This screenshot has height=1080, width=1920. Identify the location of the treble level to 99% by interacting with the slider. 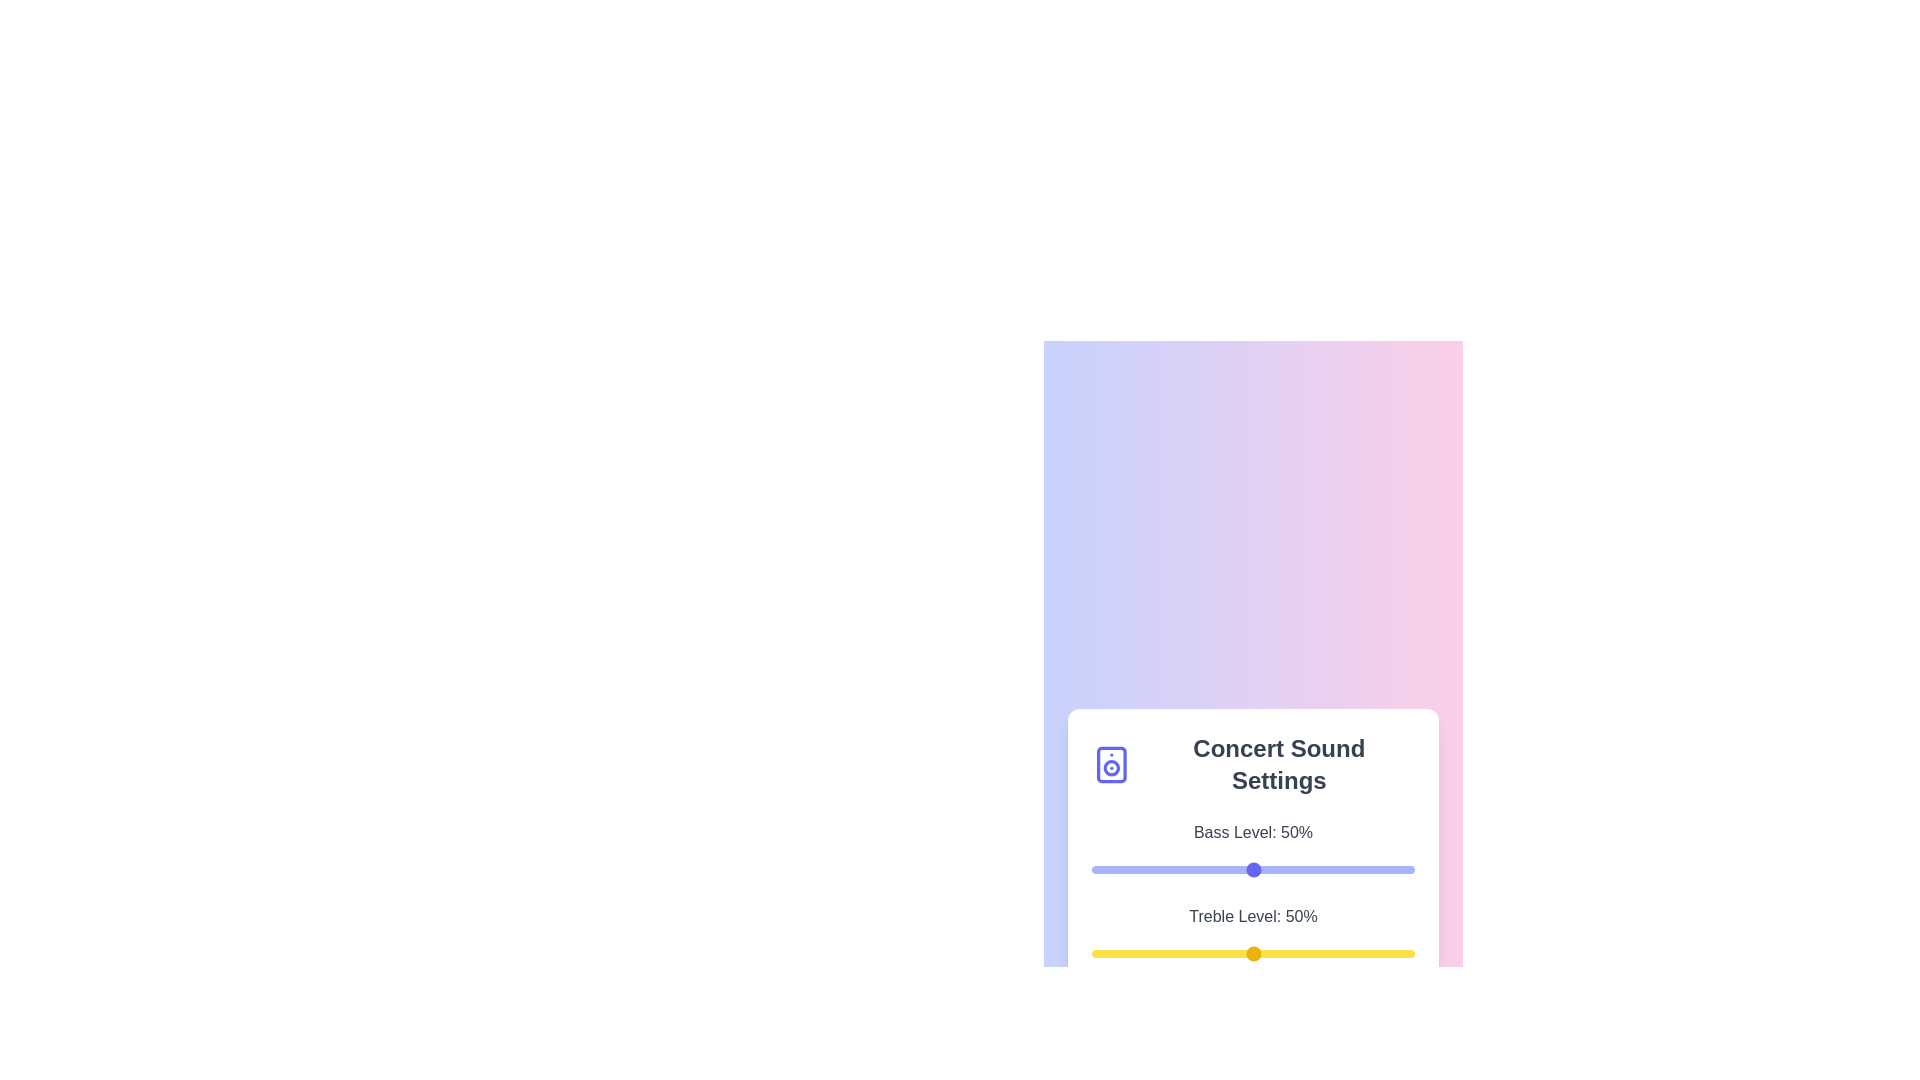
(1410, 952).